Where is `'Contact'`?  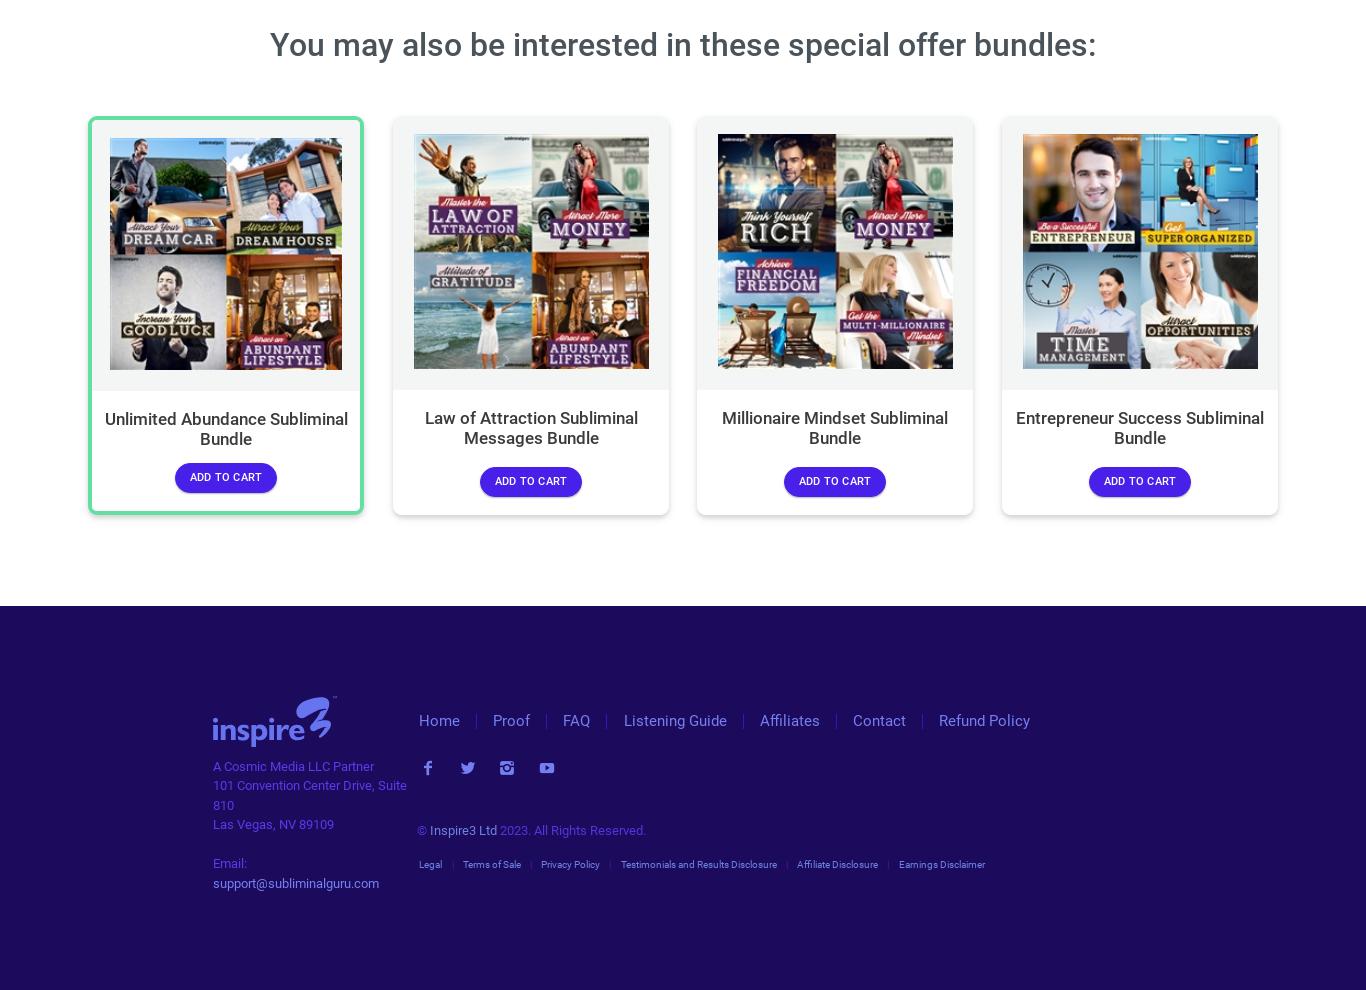 'Contact' is located at coordinates (877, 720).